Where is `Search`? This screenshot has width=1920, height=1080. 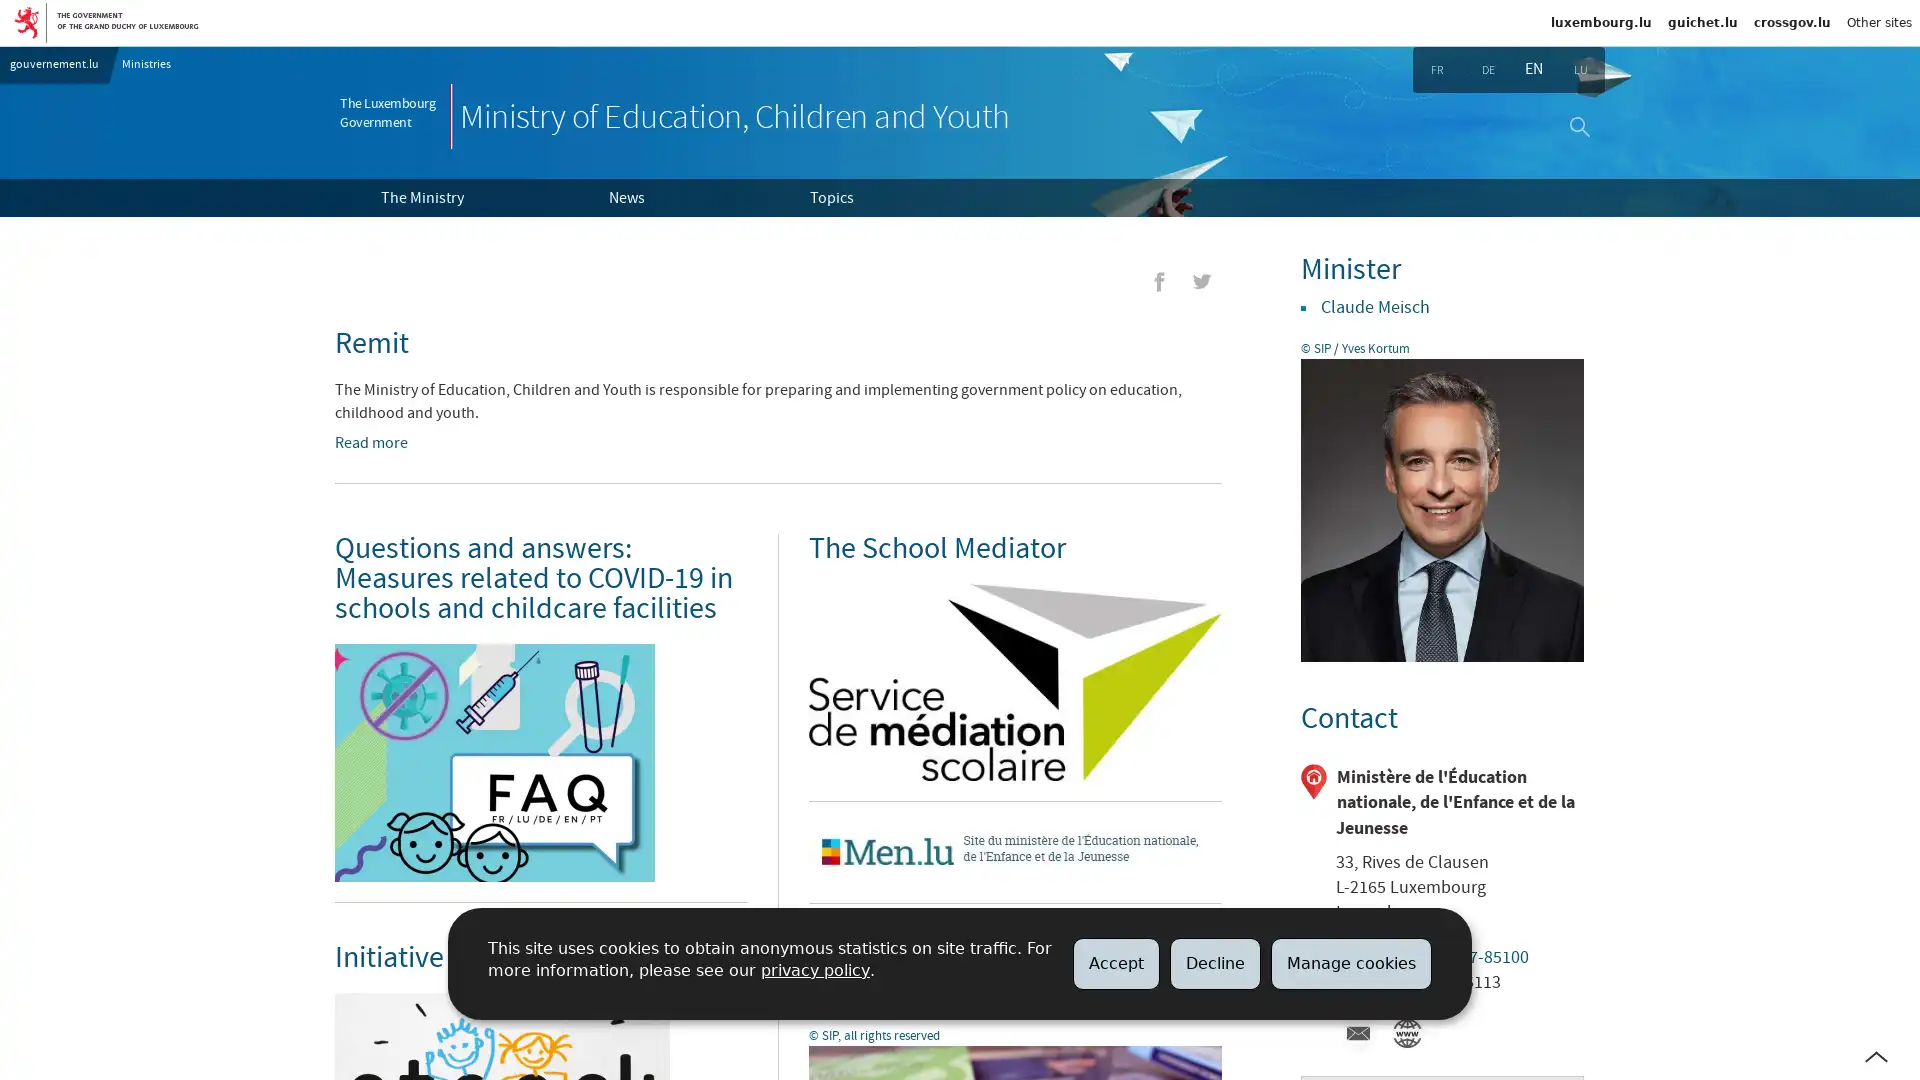 Search is located at coordinates (1578, 126).